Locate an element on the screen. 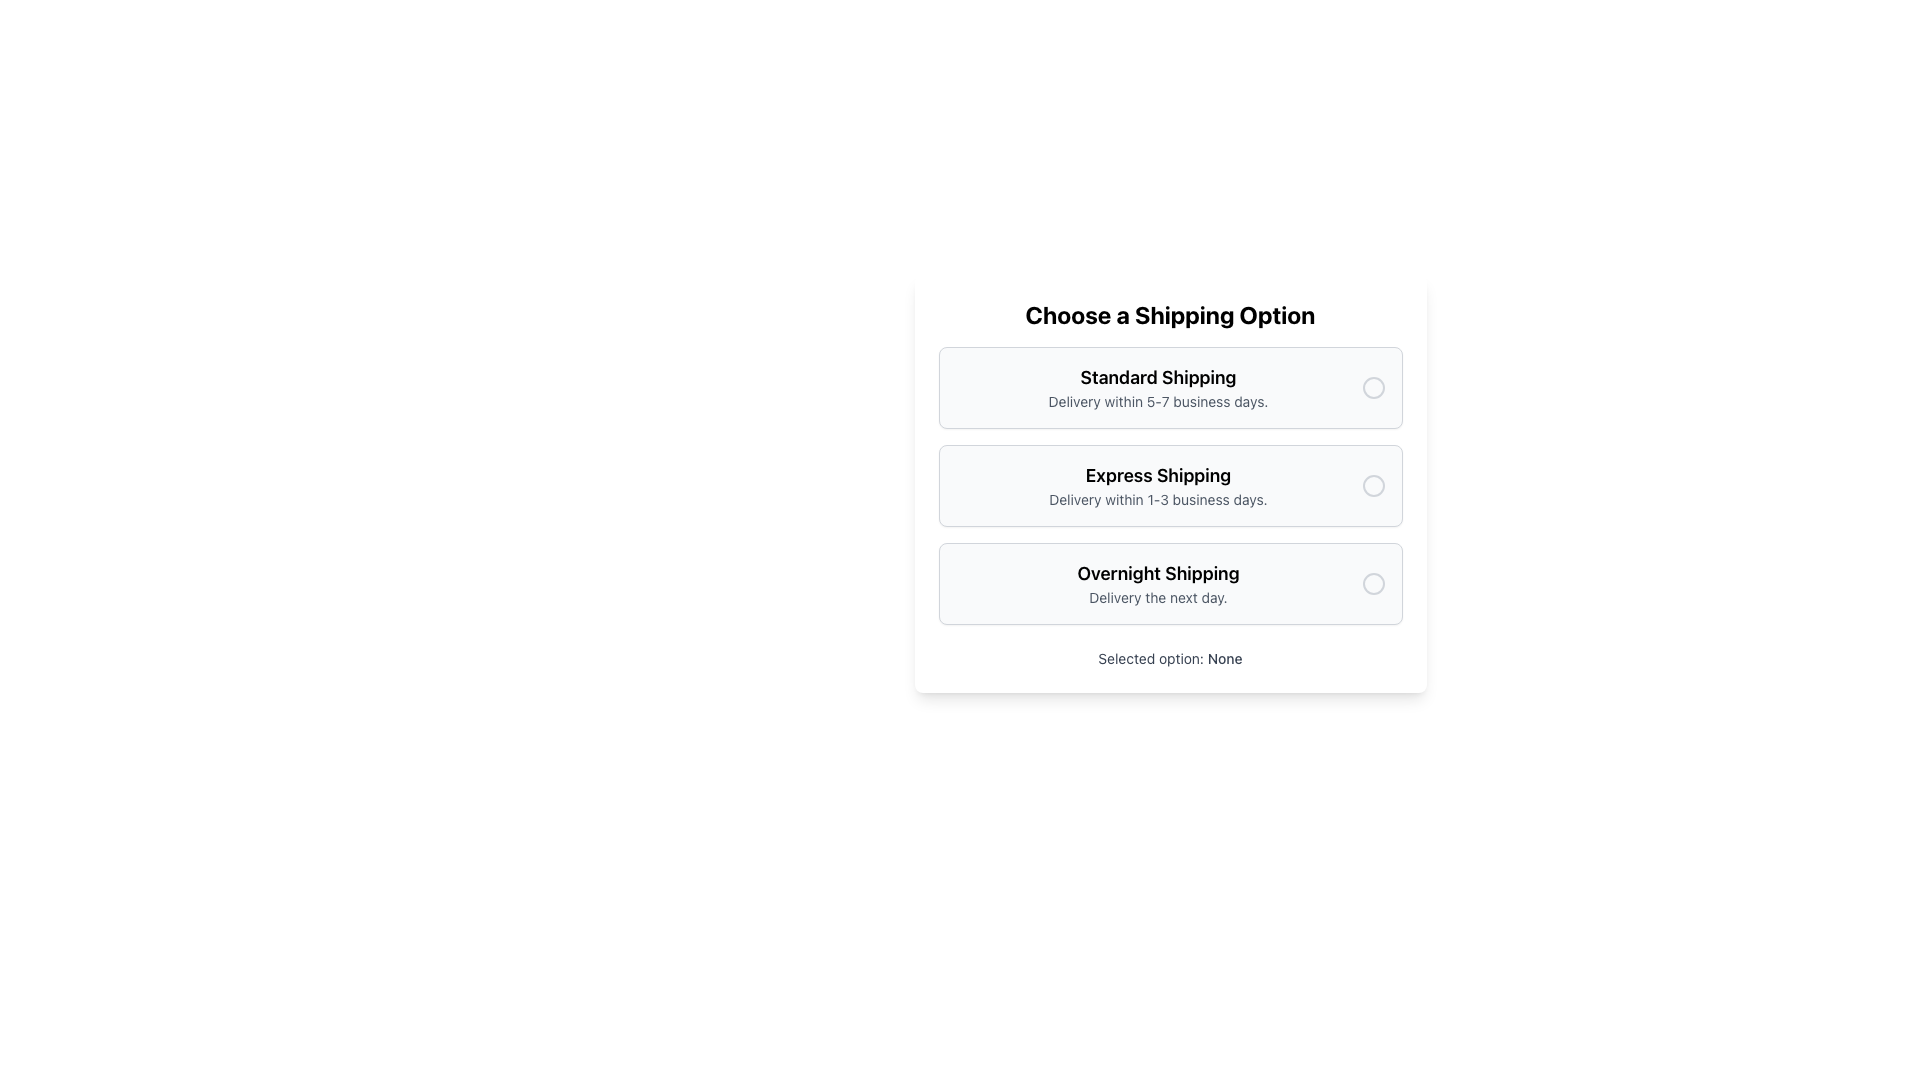  the text label for the second shipping option, which provides a clear title for this choice, positioned above the smaller descriptive text about delivery time is located at coordinates (1158, 475).